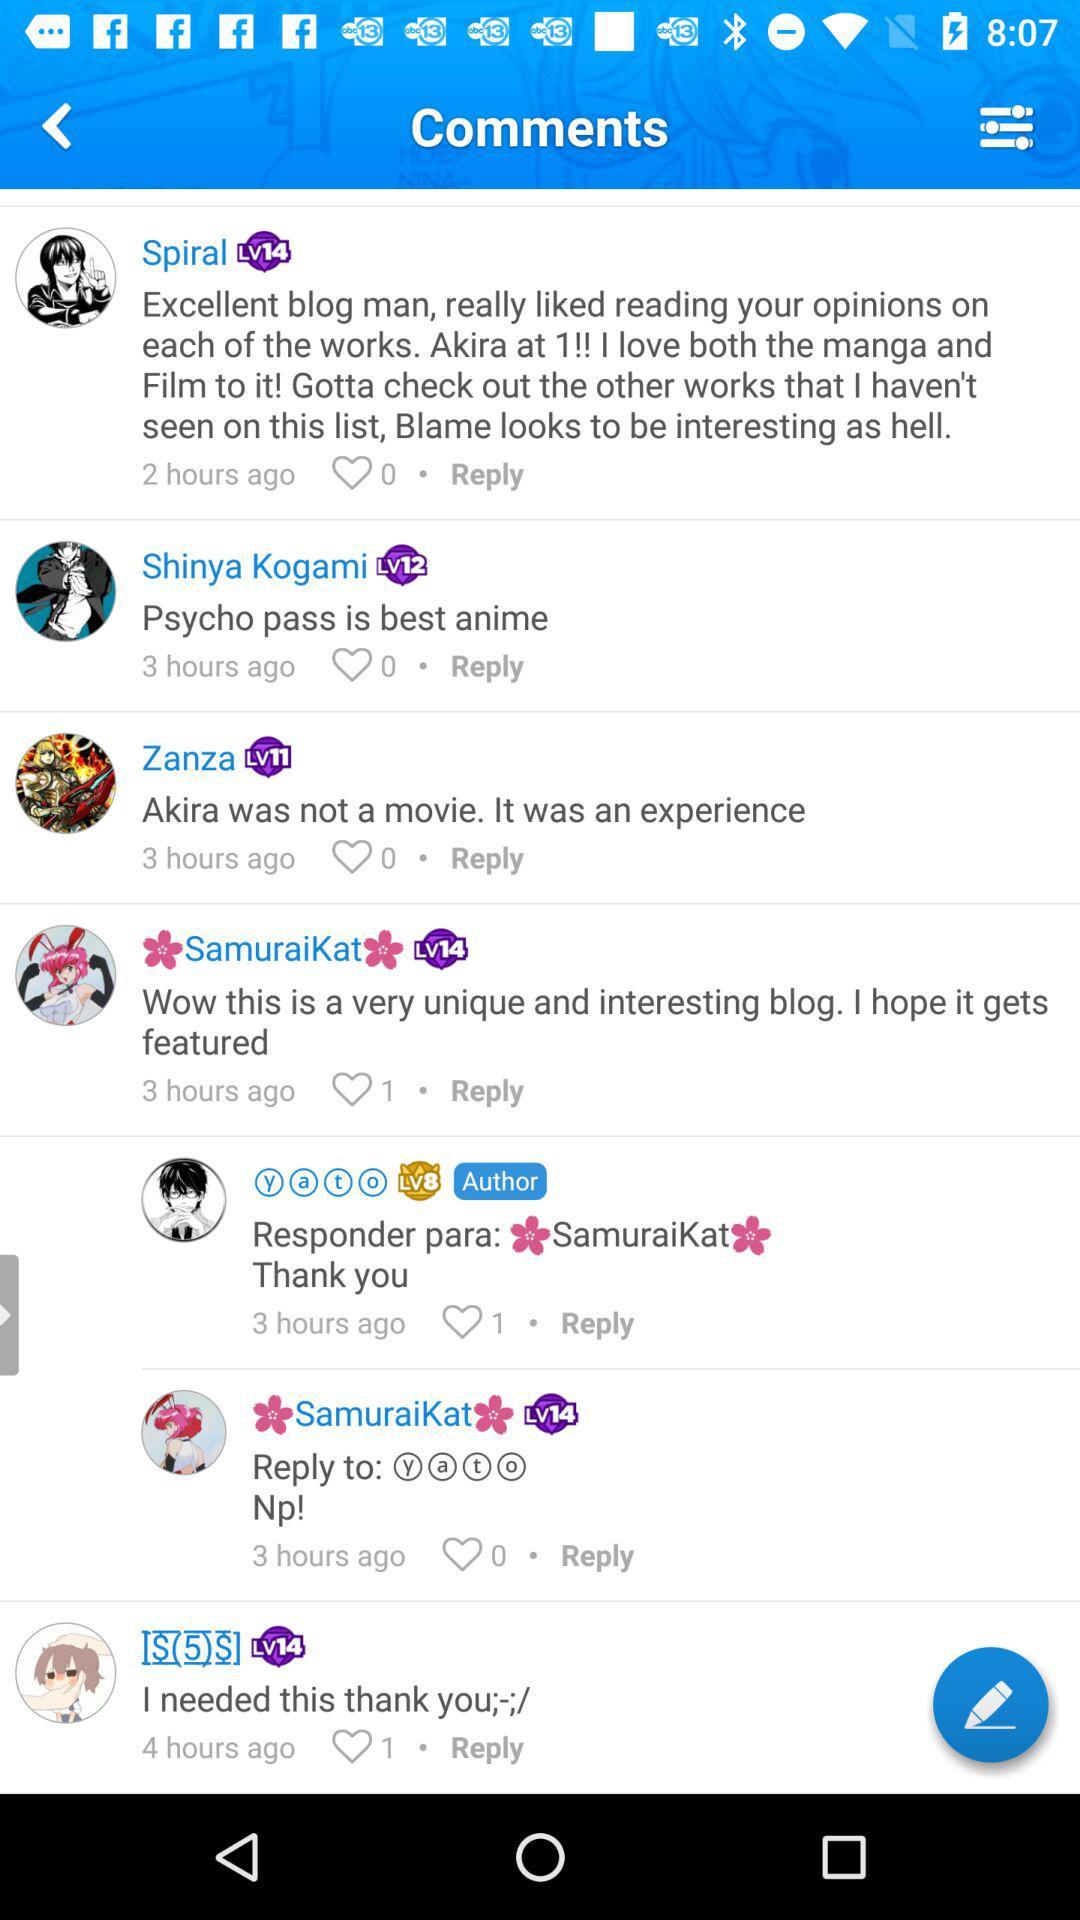 This screenshot has width=1080, height=1920. I want to click on app above 2 hours ago icon, so click(596, 363).